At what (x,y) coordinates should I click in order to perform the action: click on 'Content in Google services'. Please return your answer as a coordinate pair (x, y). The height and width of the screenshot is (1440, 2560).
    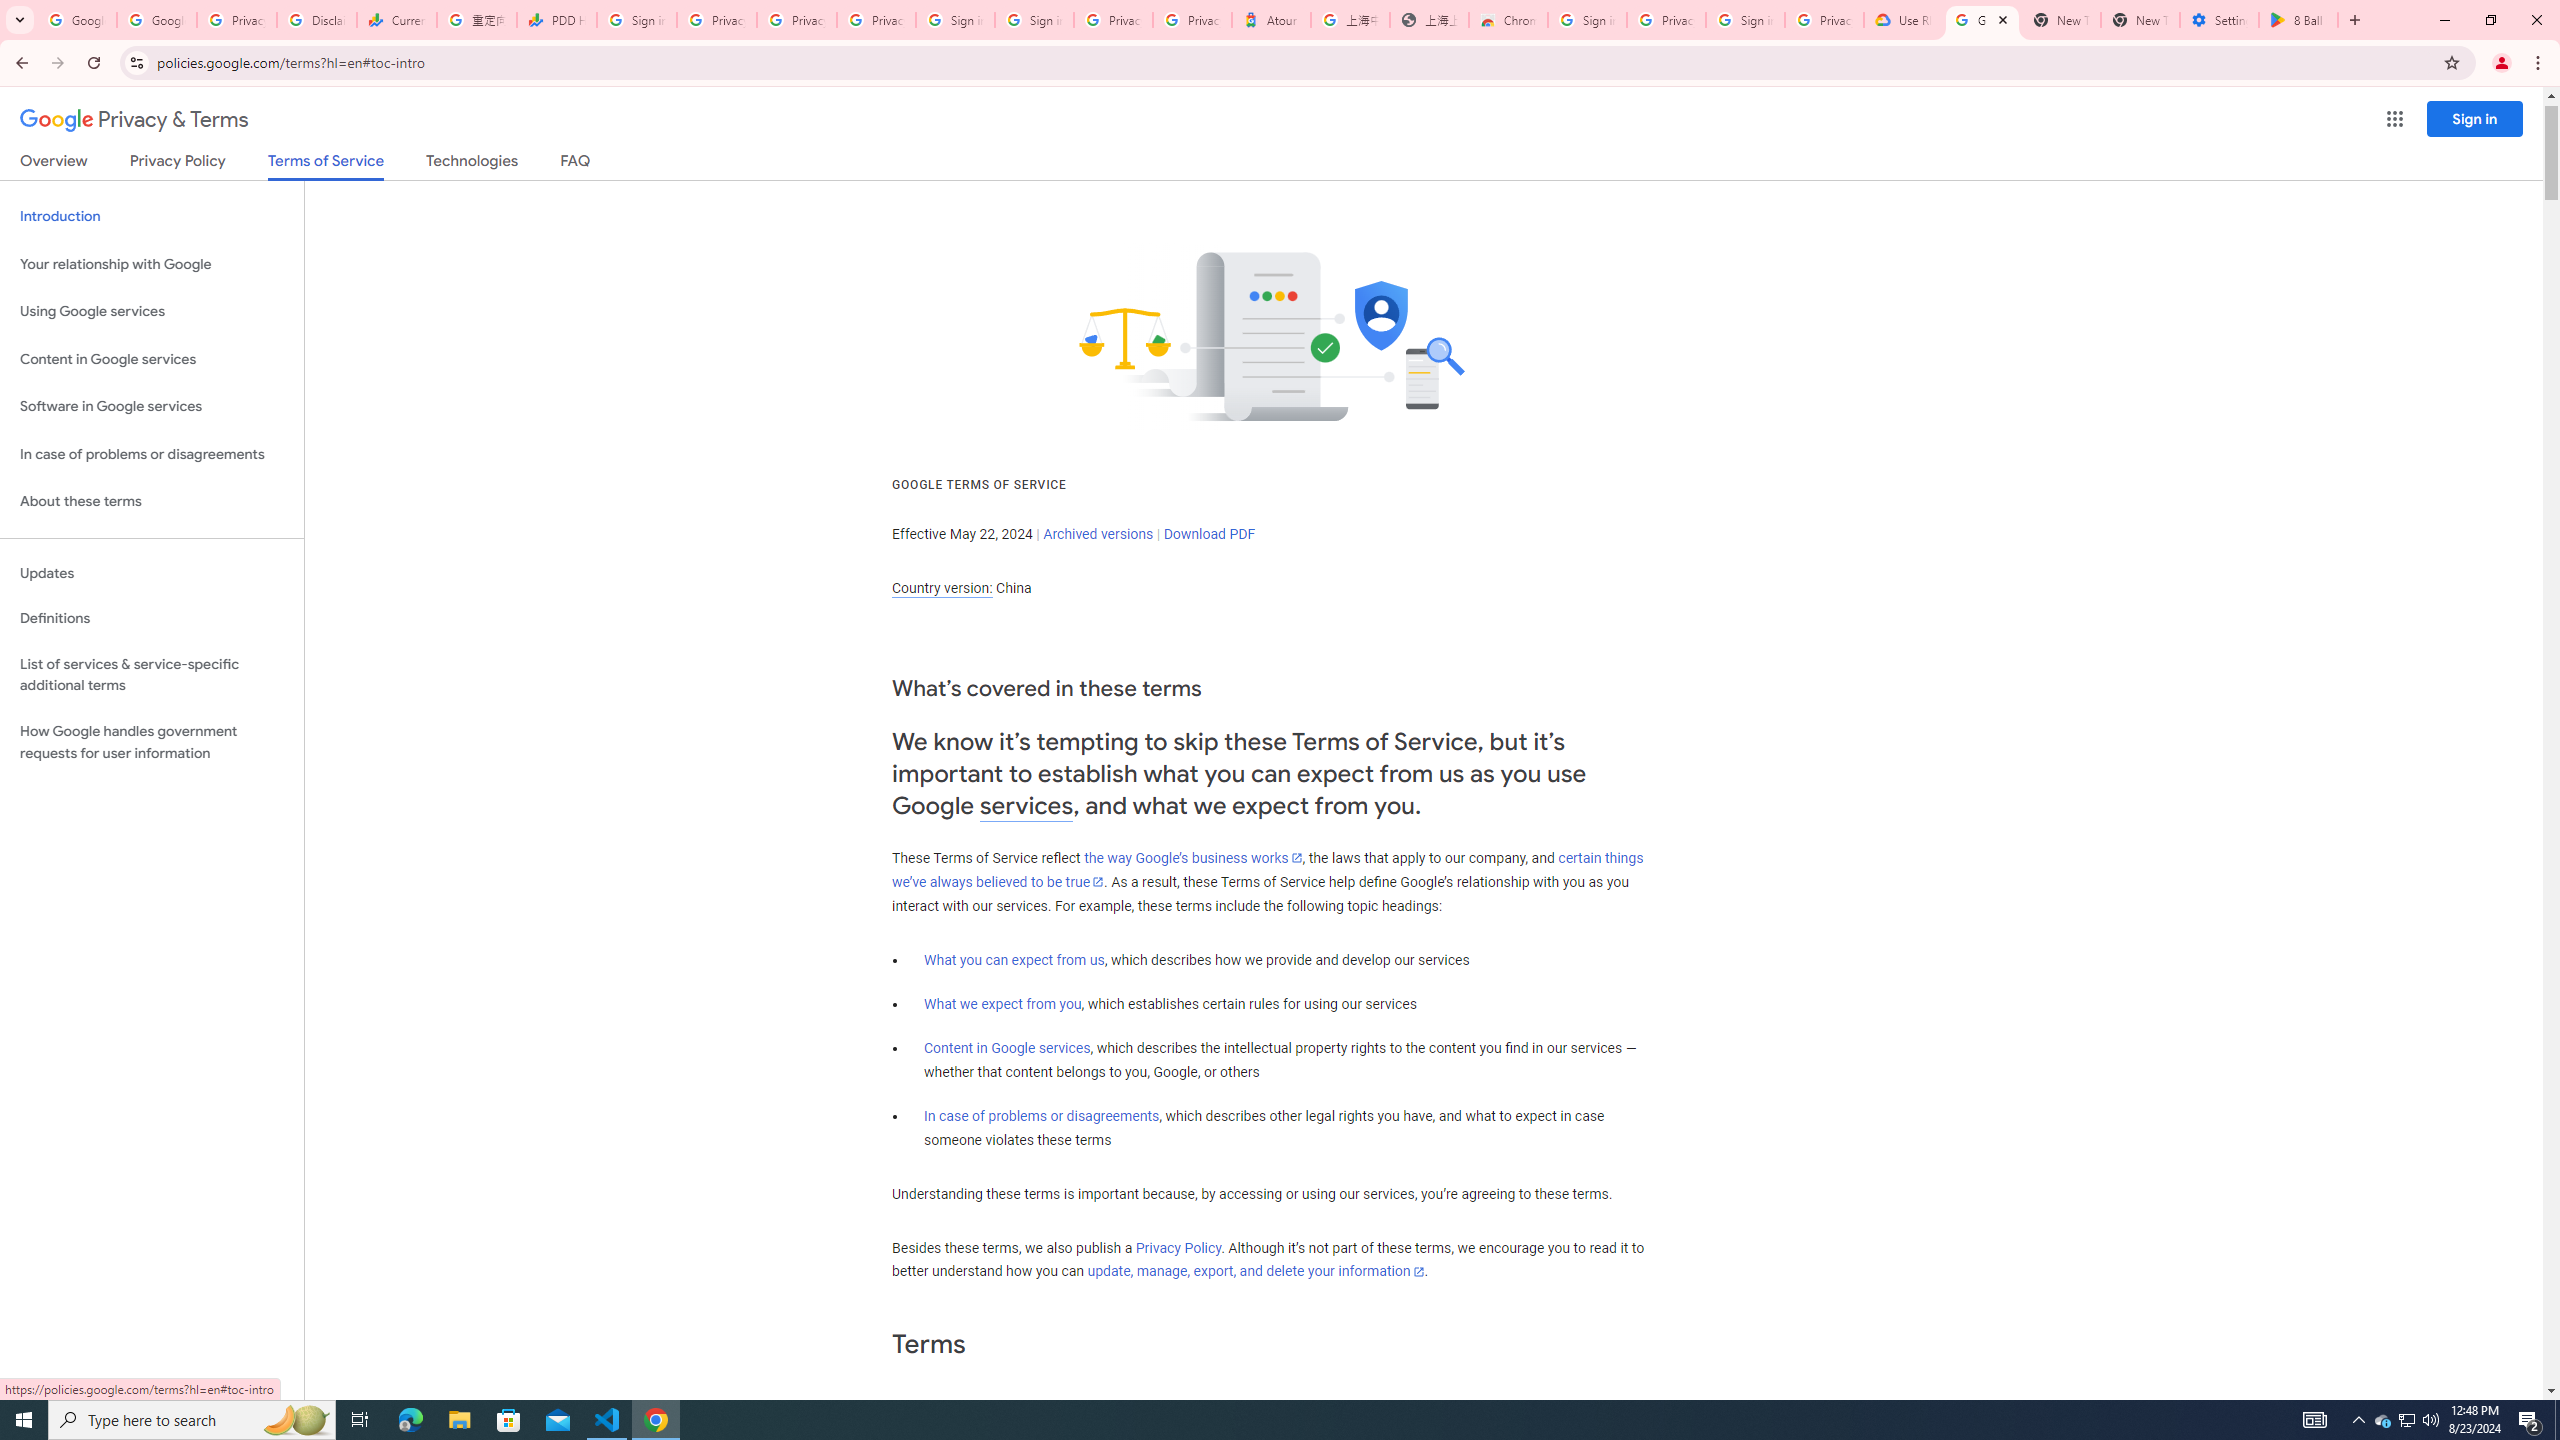
    Looking at the image, I should click on (1006, 1048).